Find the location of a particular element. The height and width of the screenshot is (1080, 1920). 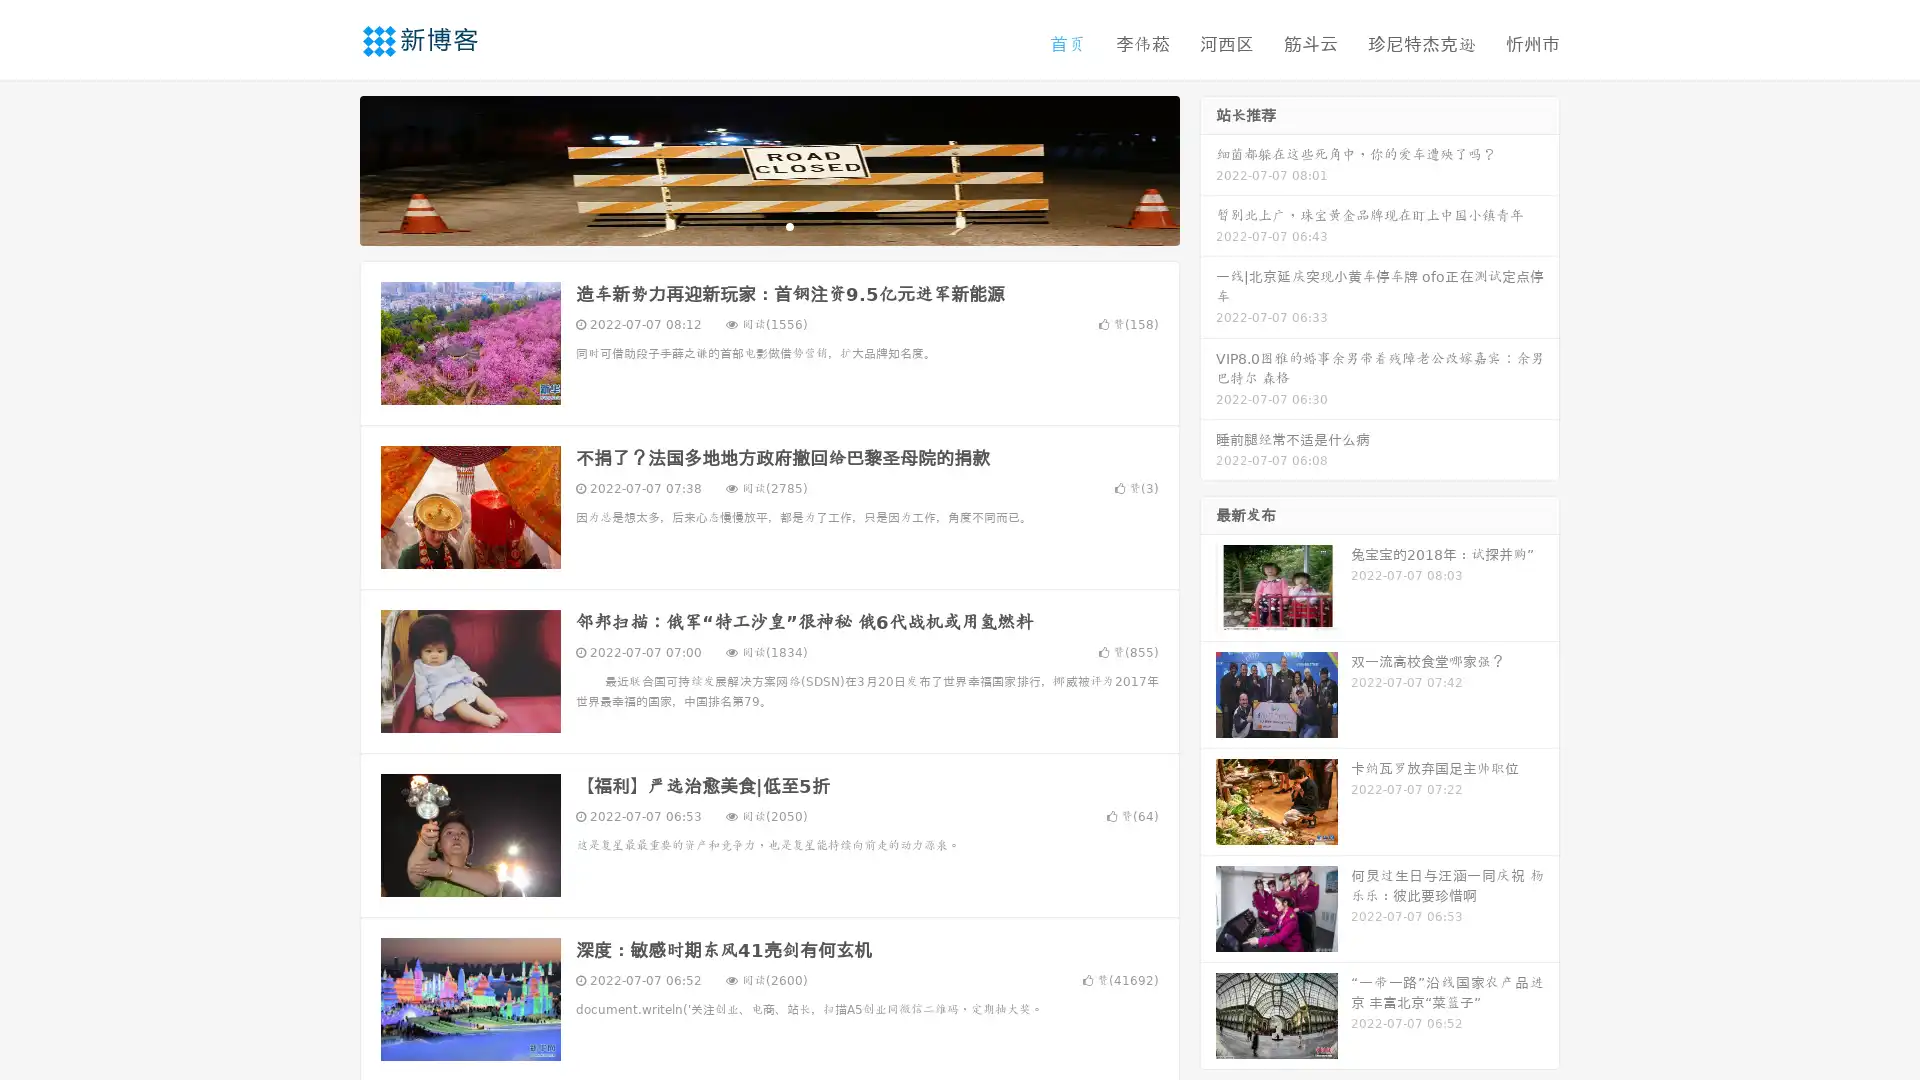

Go to slide 1 is located at coordinates (748, 225).